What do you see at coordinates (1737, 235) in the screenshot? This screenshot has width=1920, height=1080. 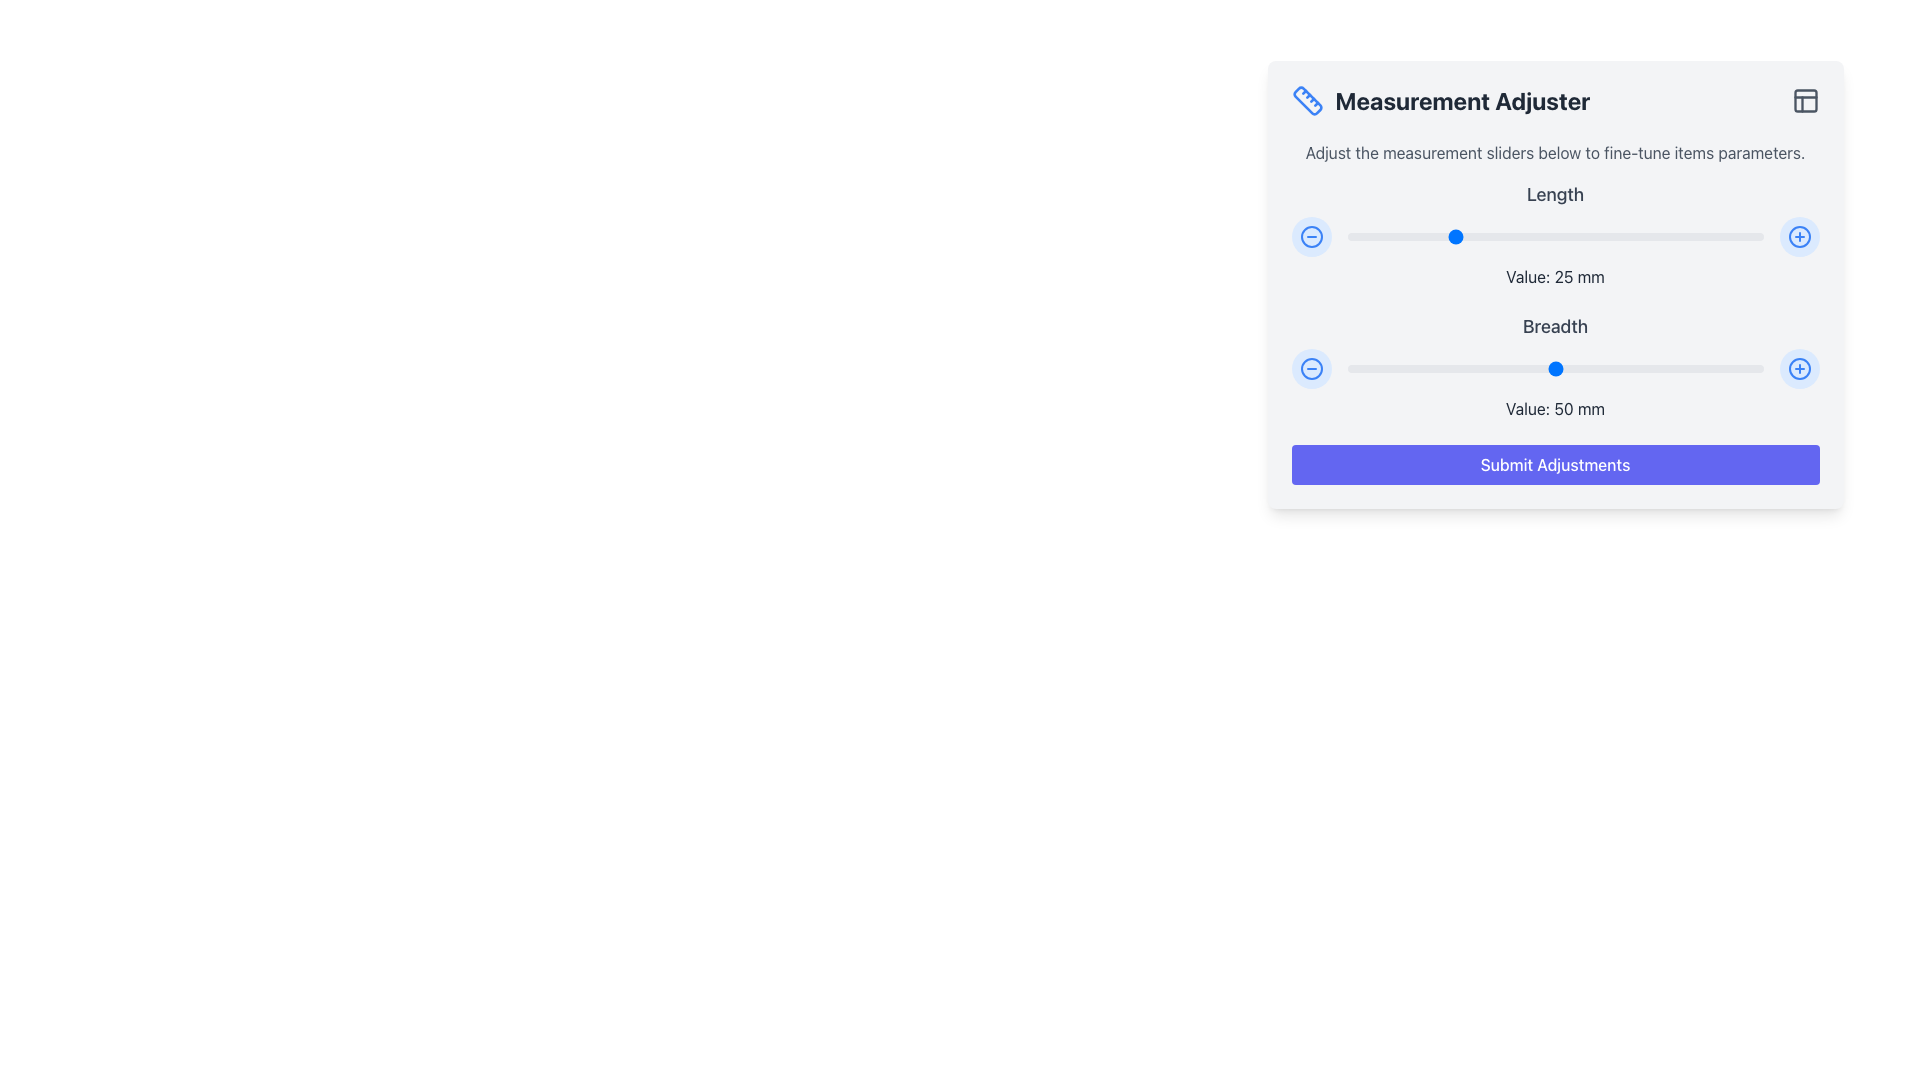 I see `the length adjustment slider` at bounding box center [1737, 235].